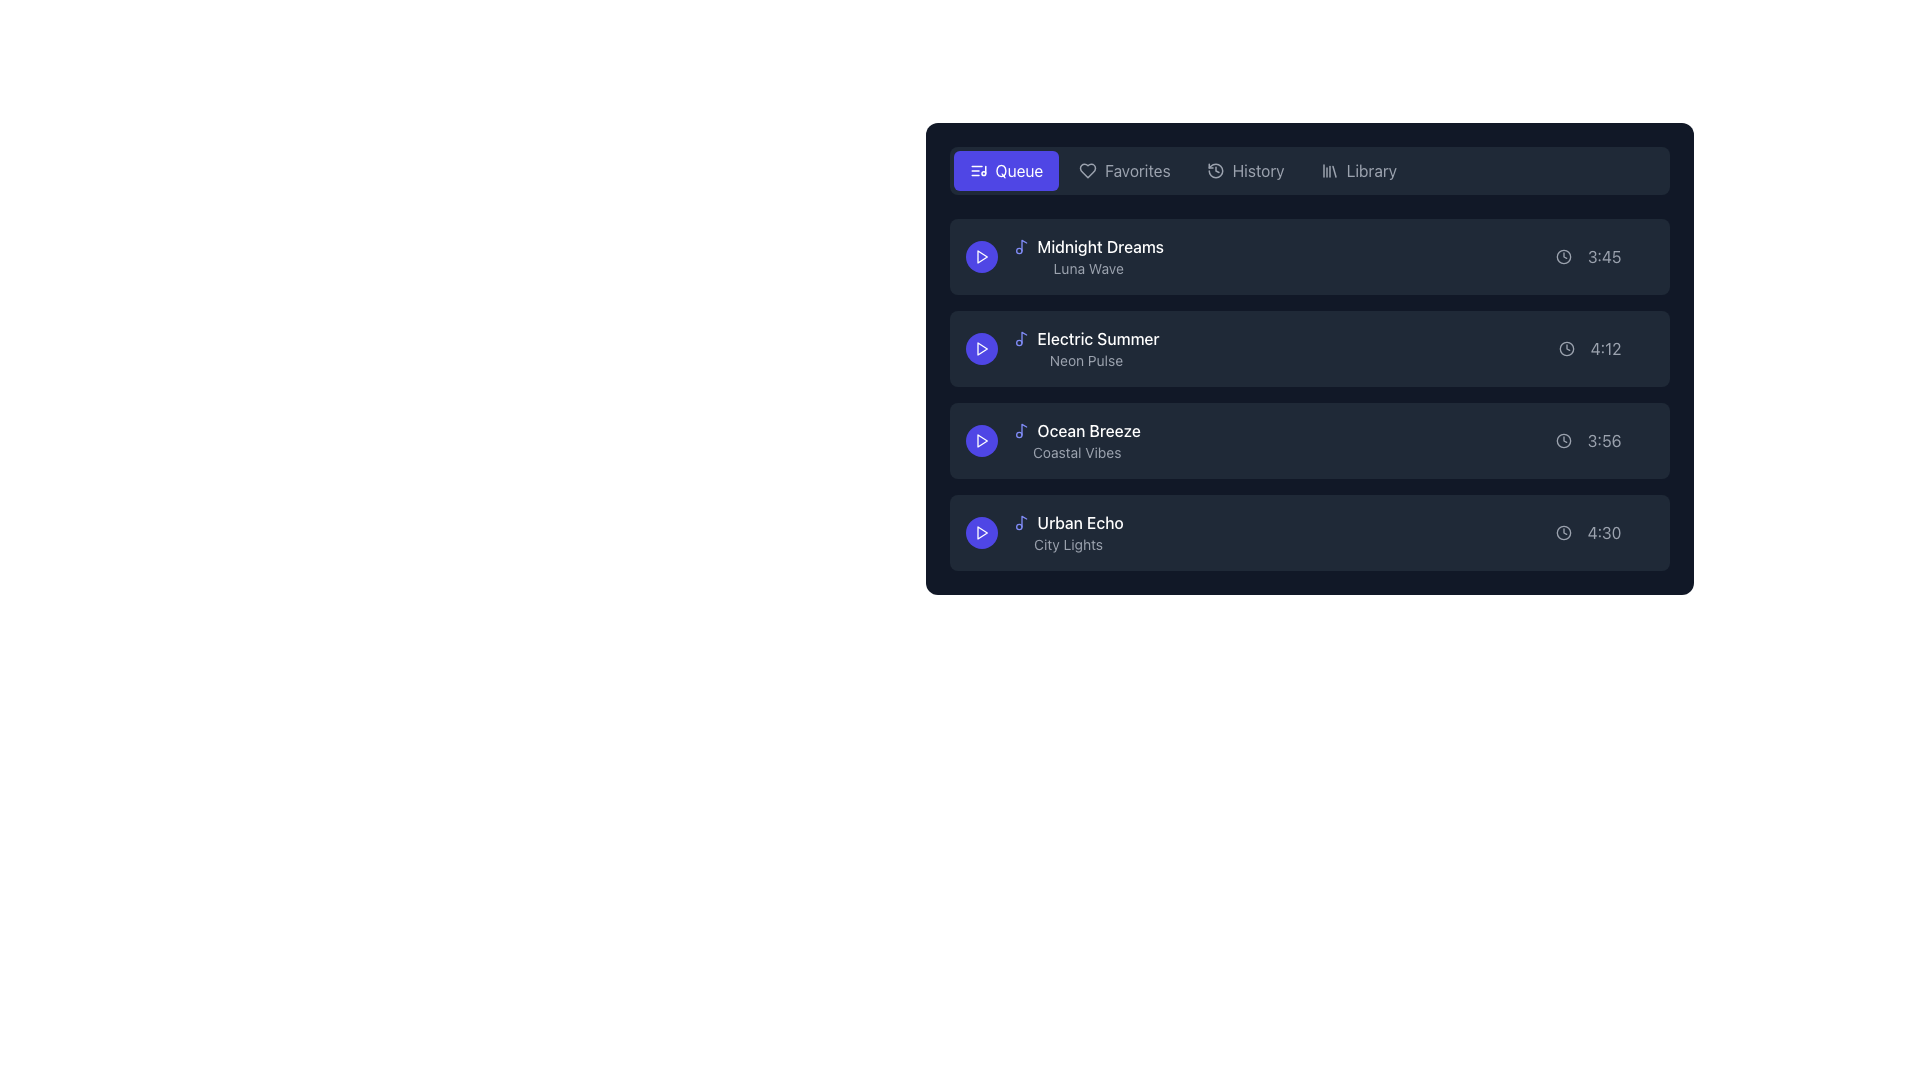 The width and height of the screenshot is (1920, 1080). I want to click on the playback button associated with the media item 'Electric Summer' in the Queue section, so click(981, 347).